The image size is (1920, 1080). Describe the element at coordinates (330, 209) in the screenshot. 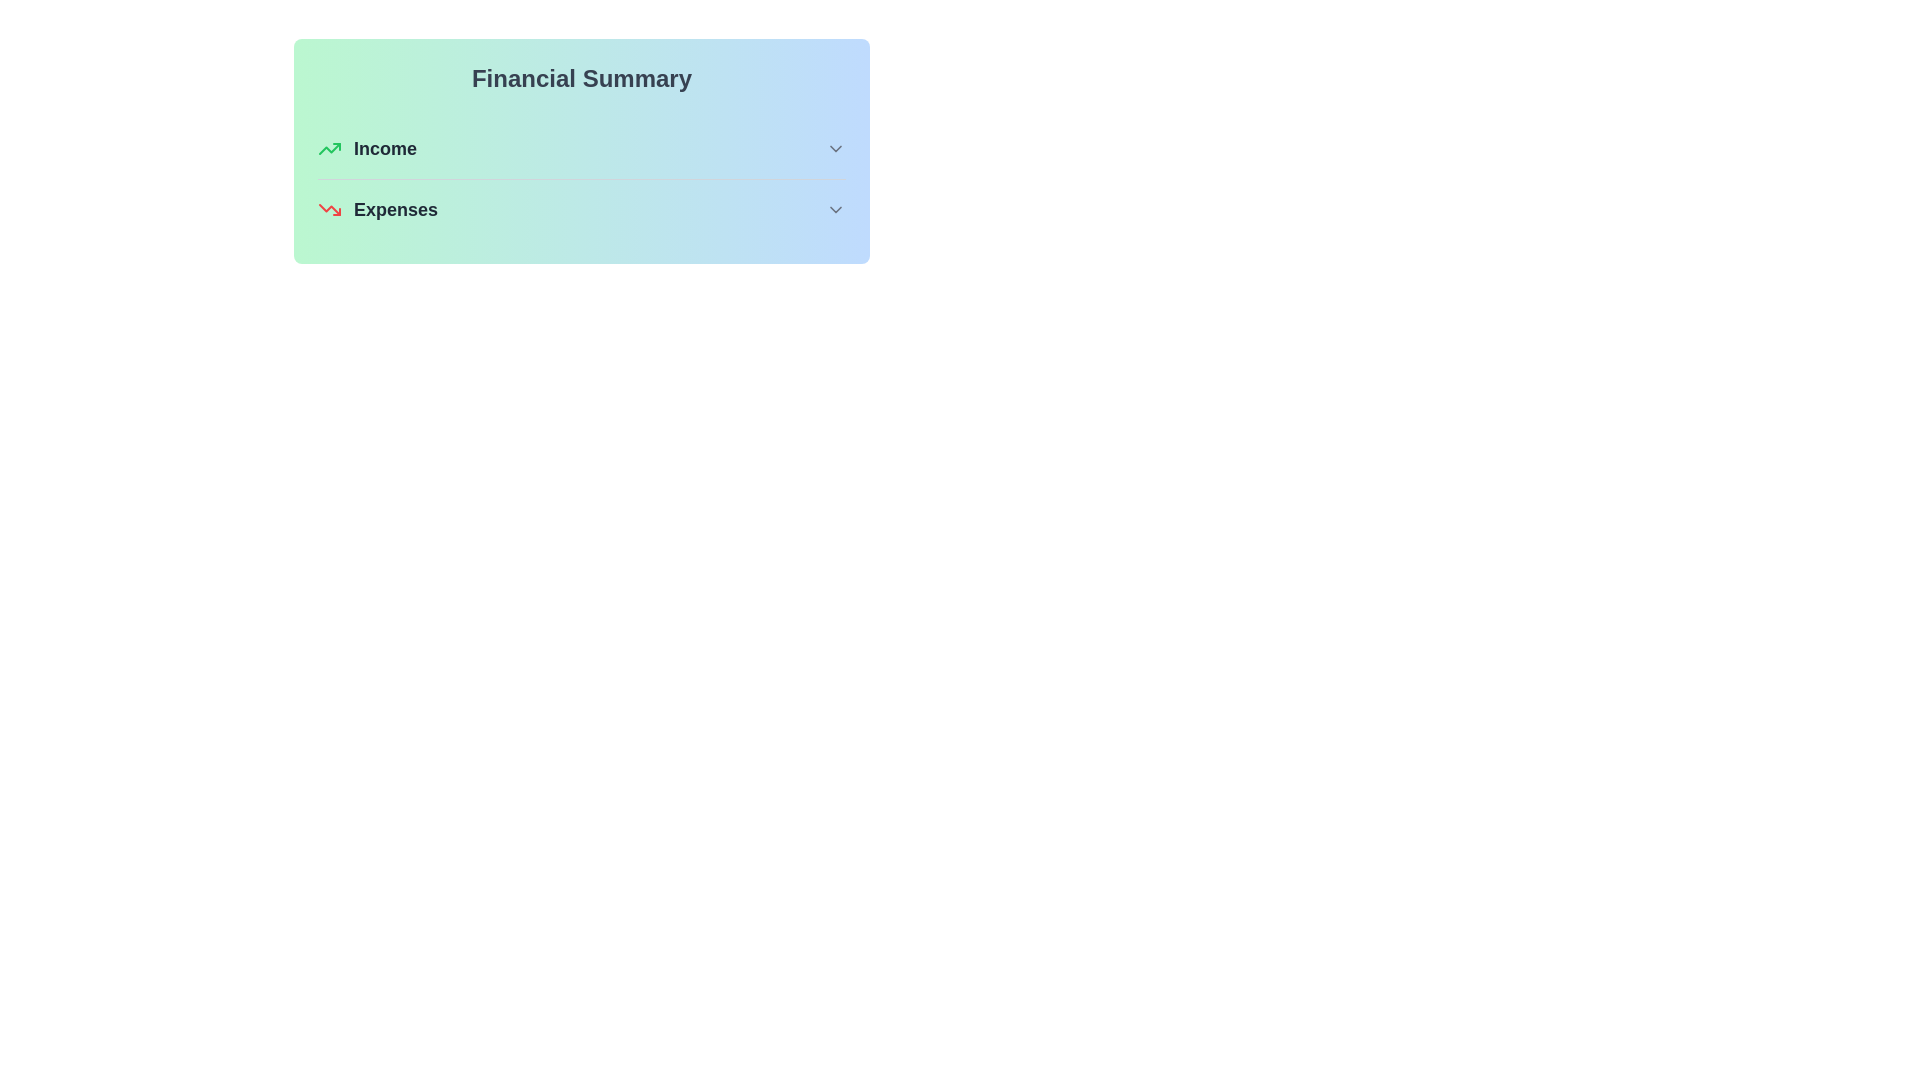

I see `the icon indicating a decrease or negative trend for 'Expenses', located to the left of the text 'Expenses' in the Financial Summary section` at that location.